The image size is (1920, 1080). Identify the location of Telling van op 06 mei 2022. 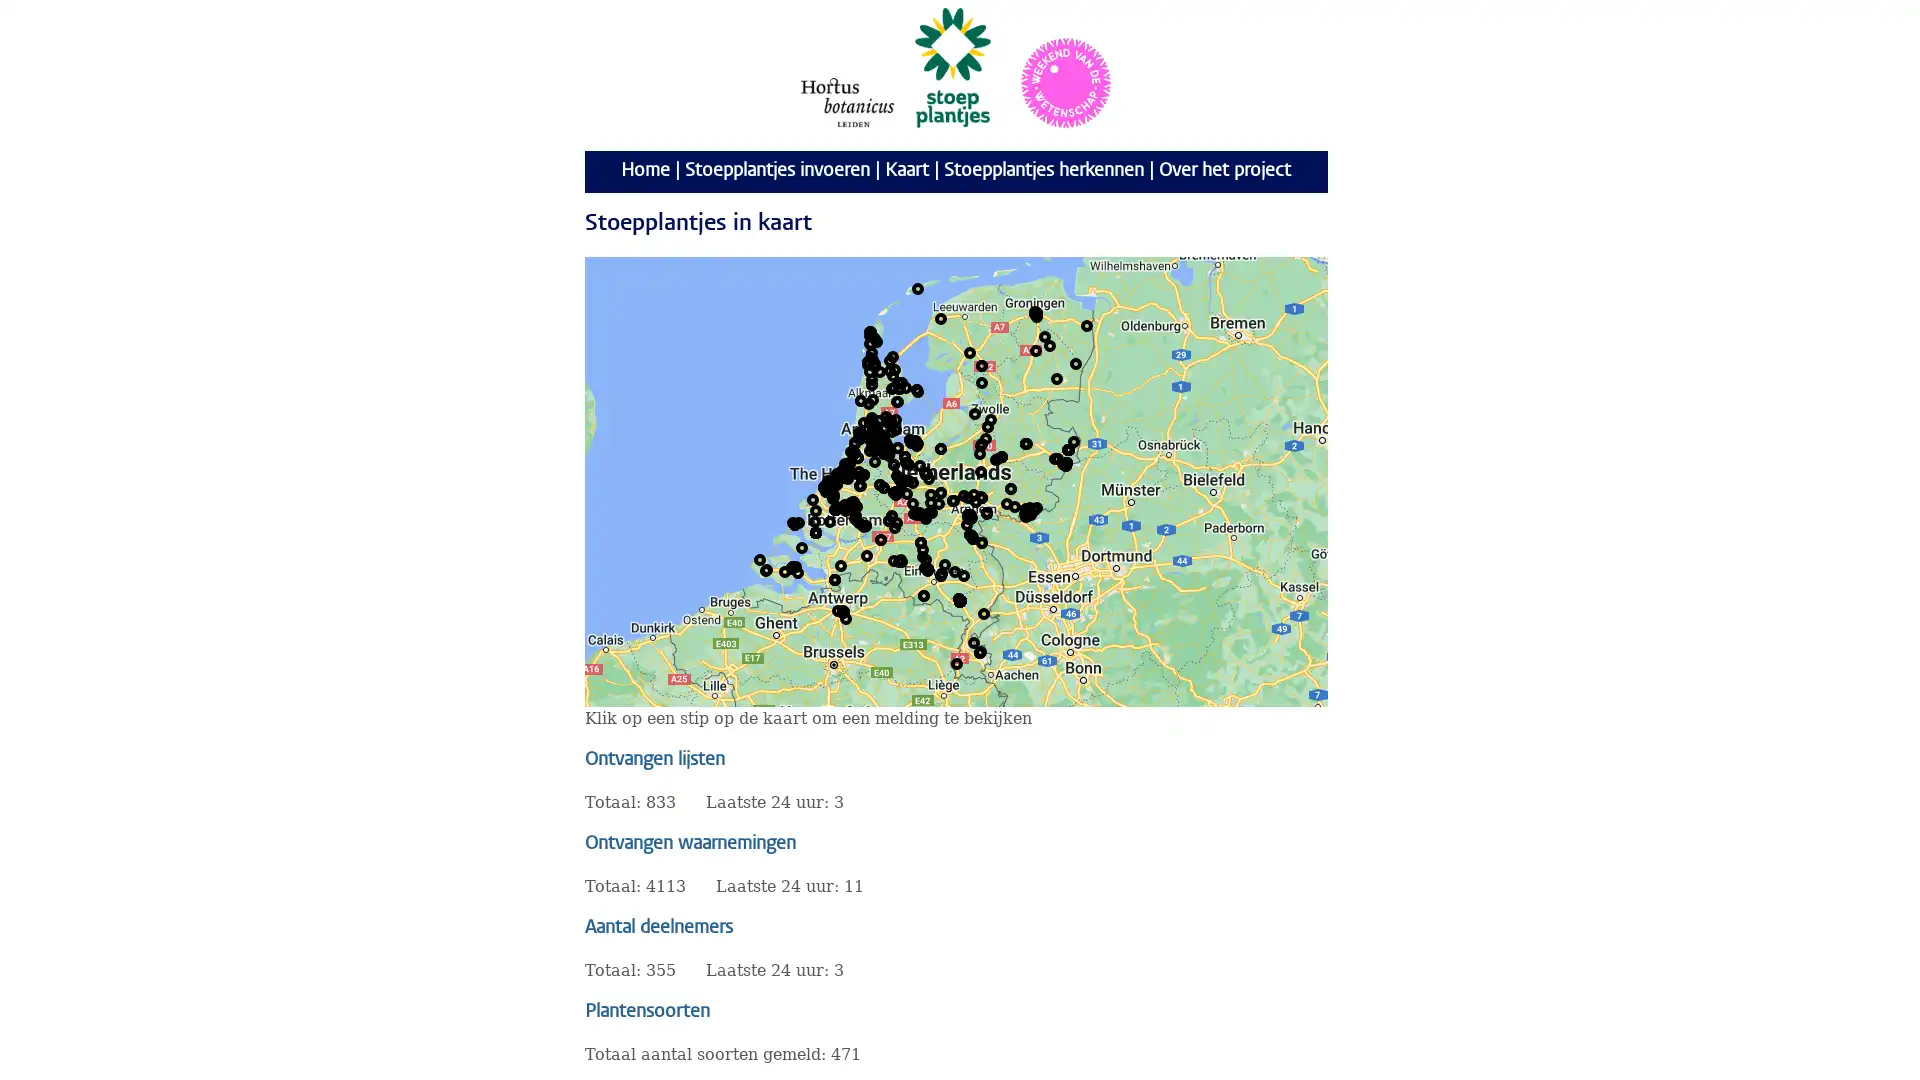
(833, 485).